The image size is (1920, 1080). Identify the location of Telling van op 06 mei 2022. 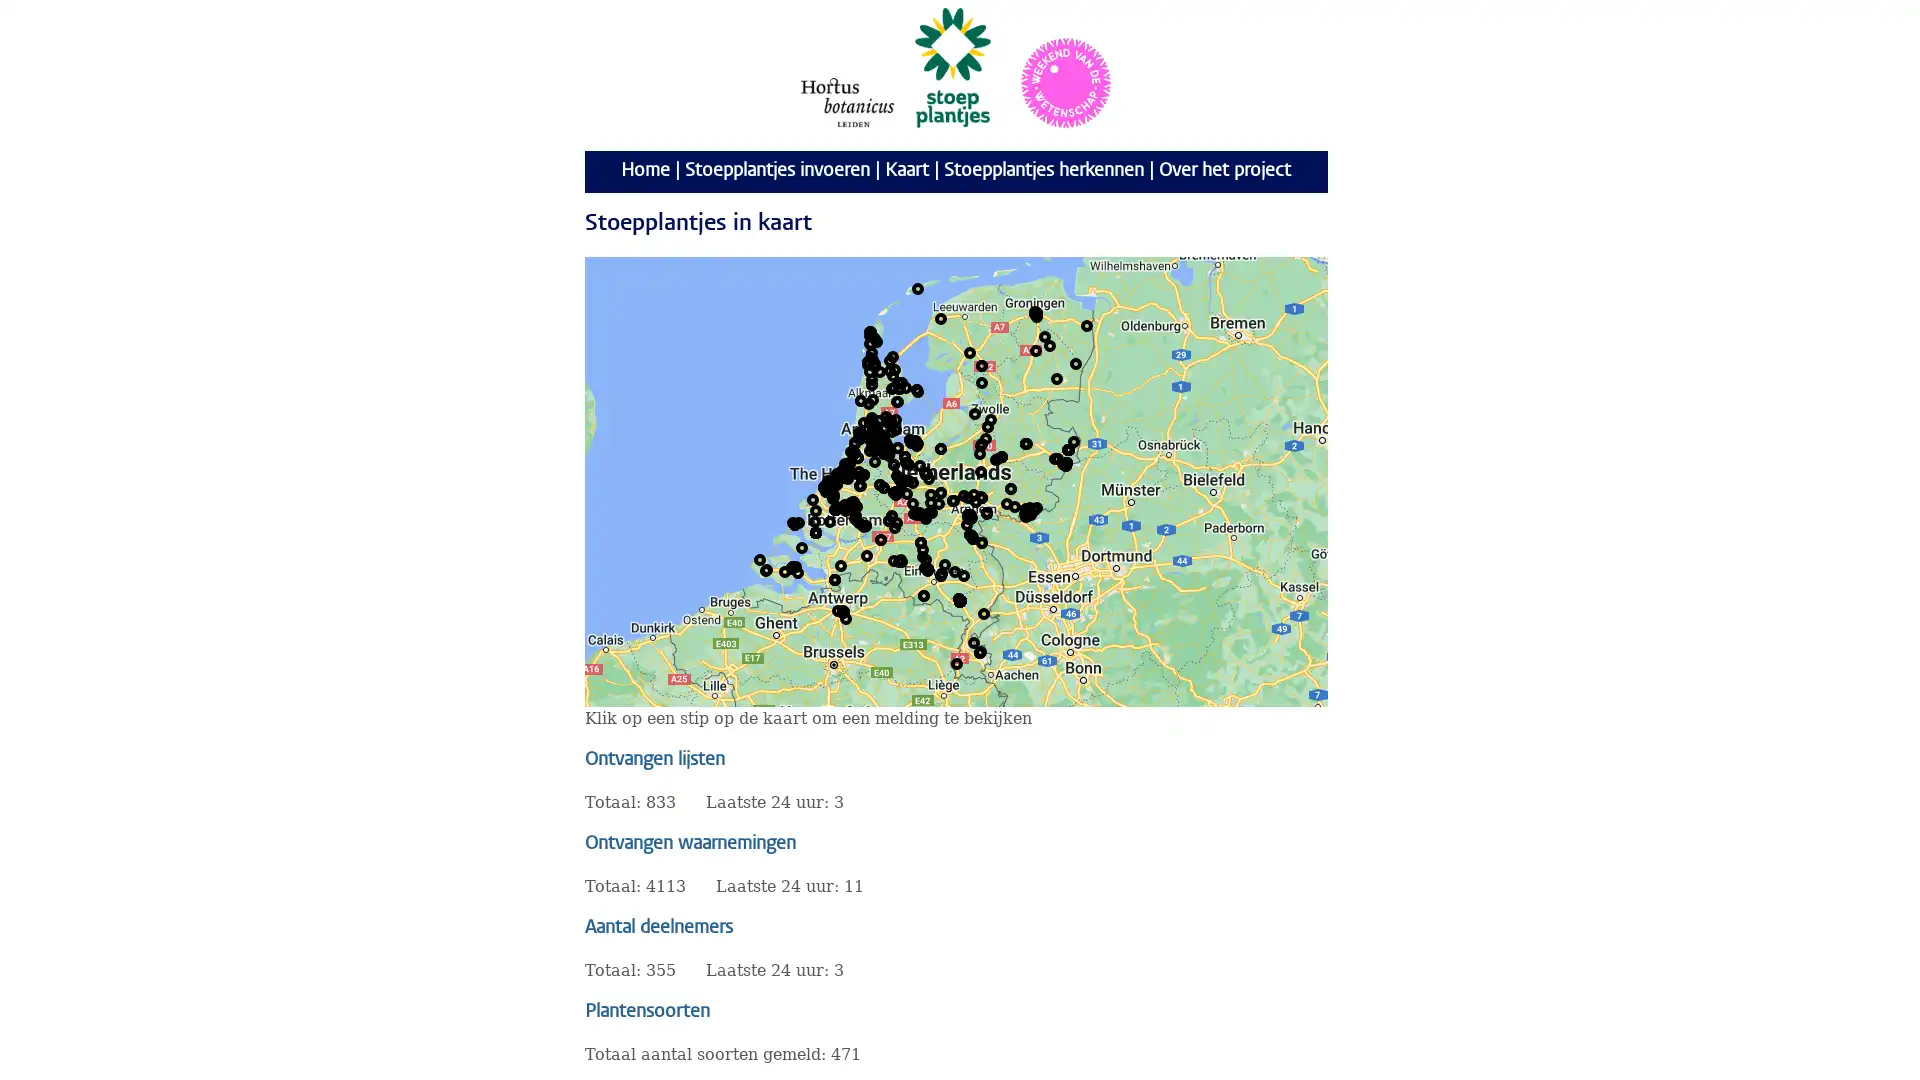
(833, 485).